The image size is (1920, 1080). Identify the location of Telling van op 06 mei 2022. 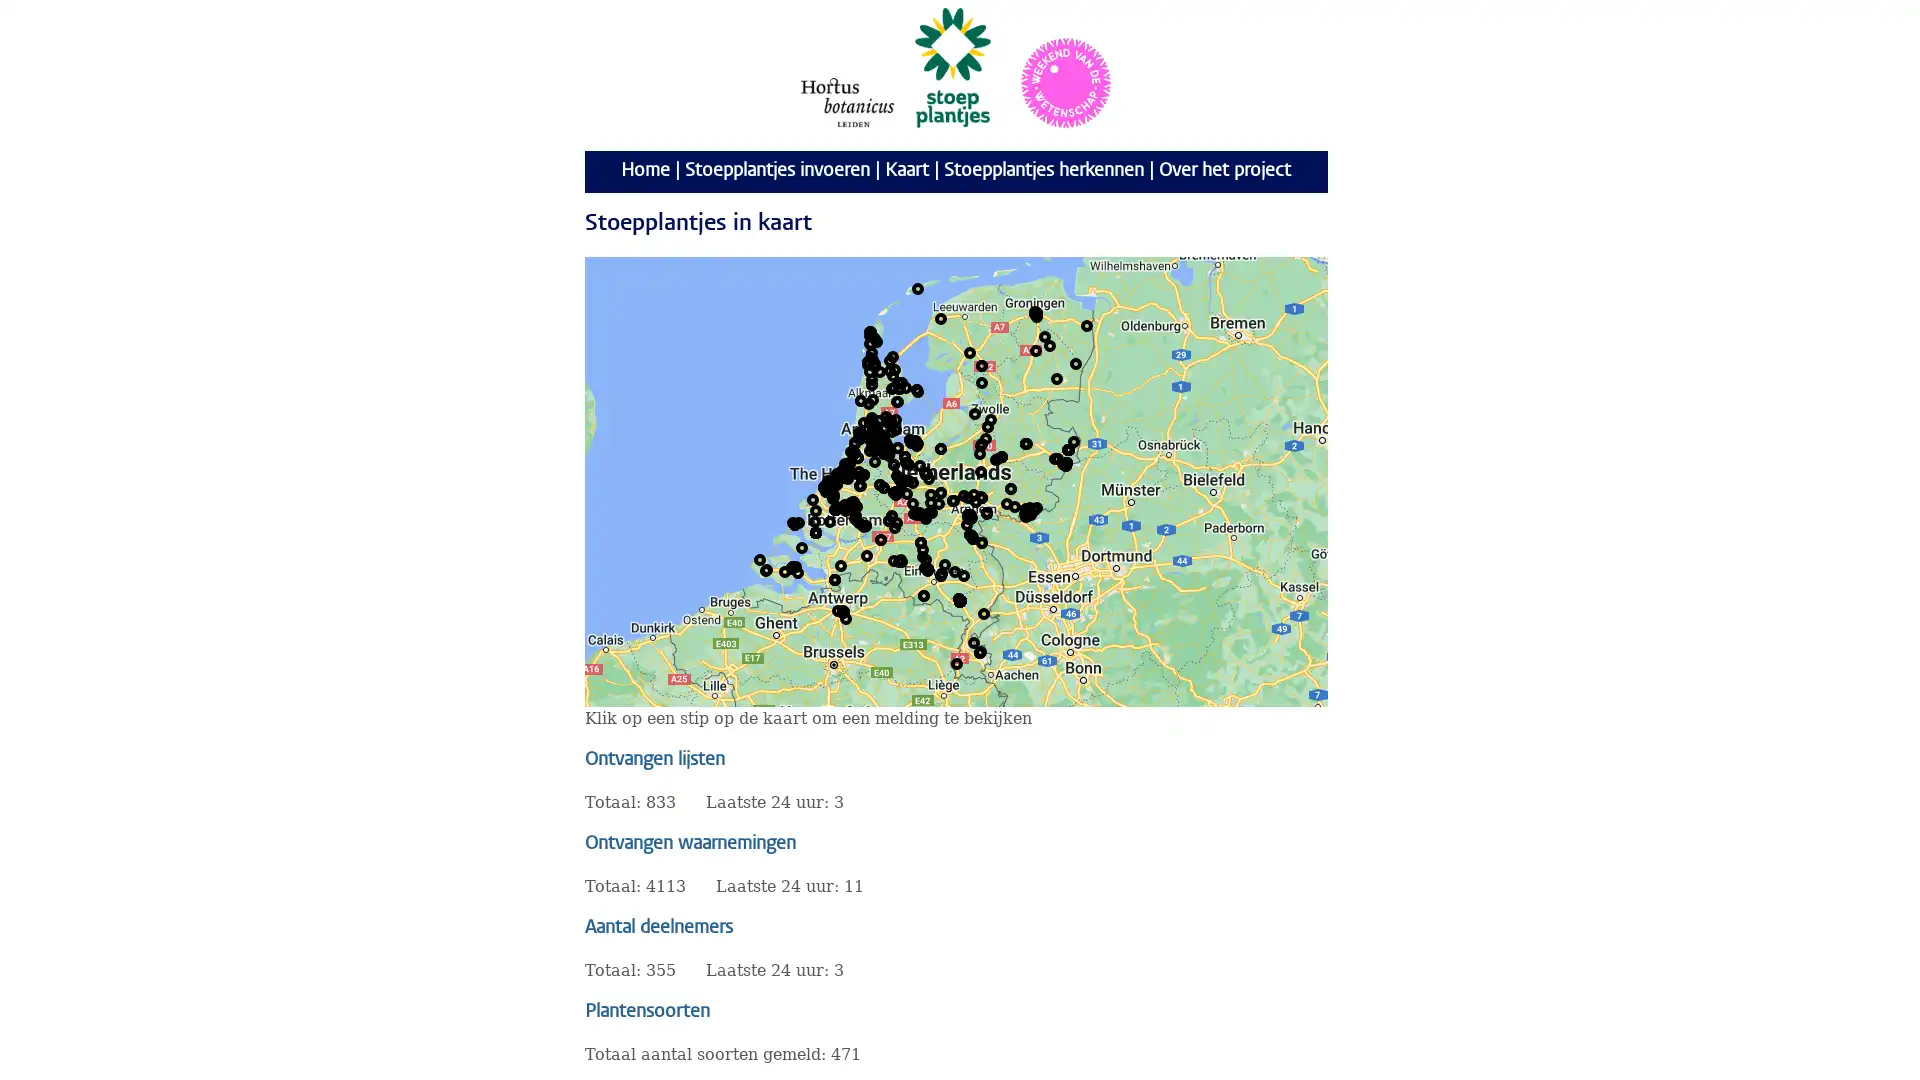
(833, 485).